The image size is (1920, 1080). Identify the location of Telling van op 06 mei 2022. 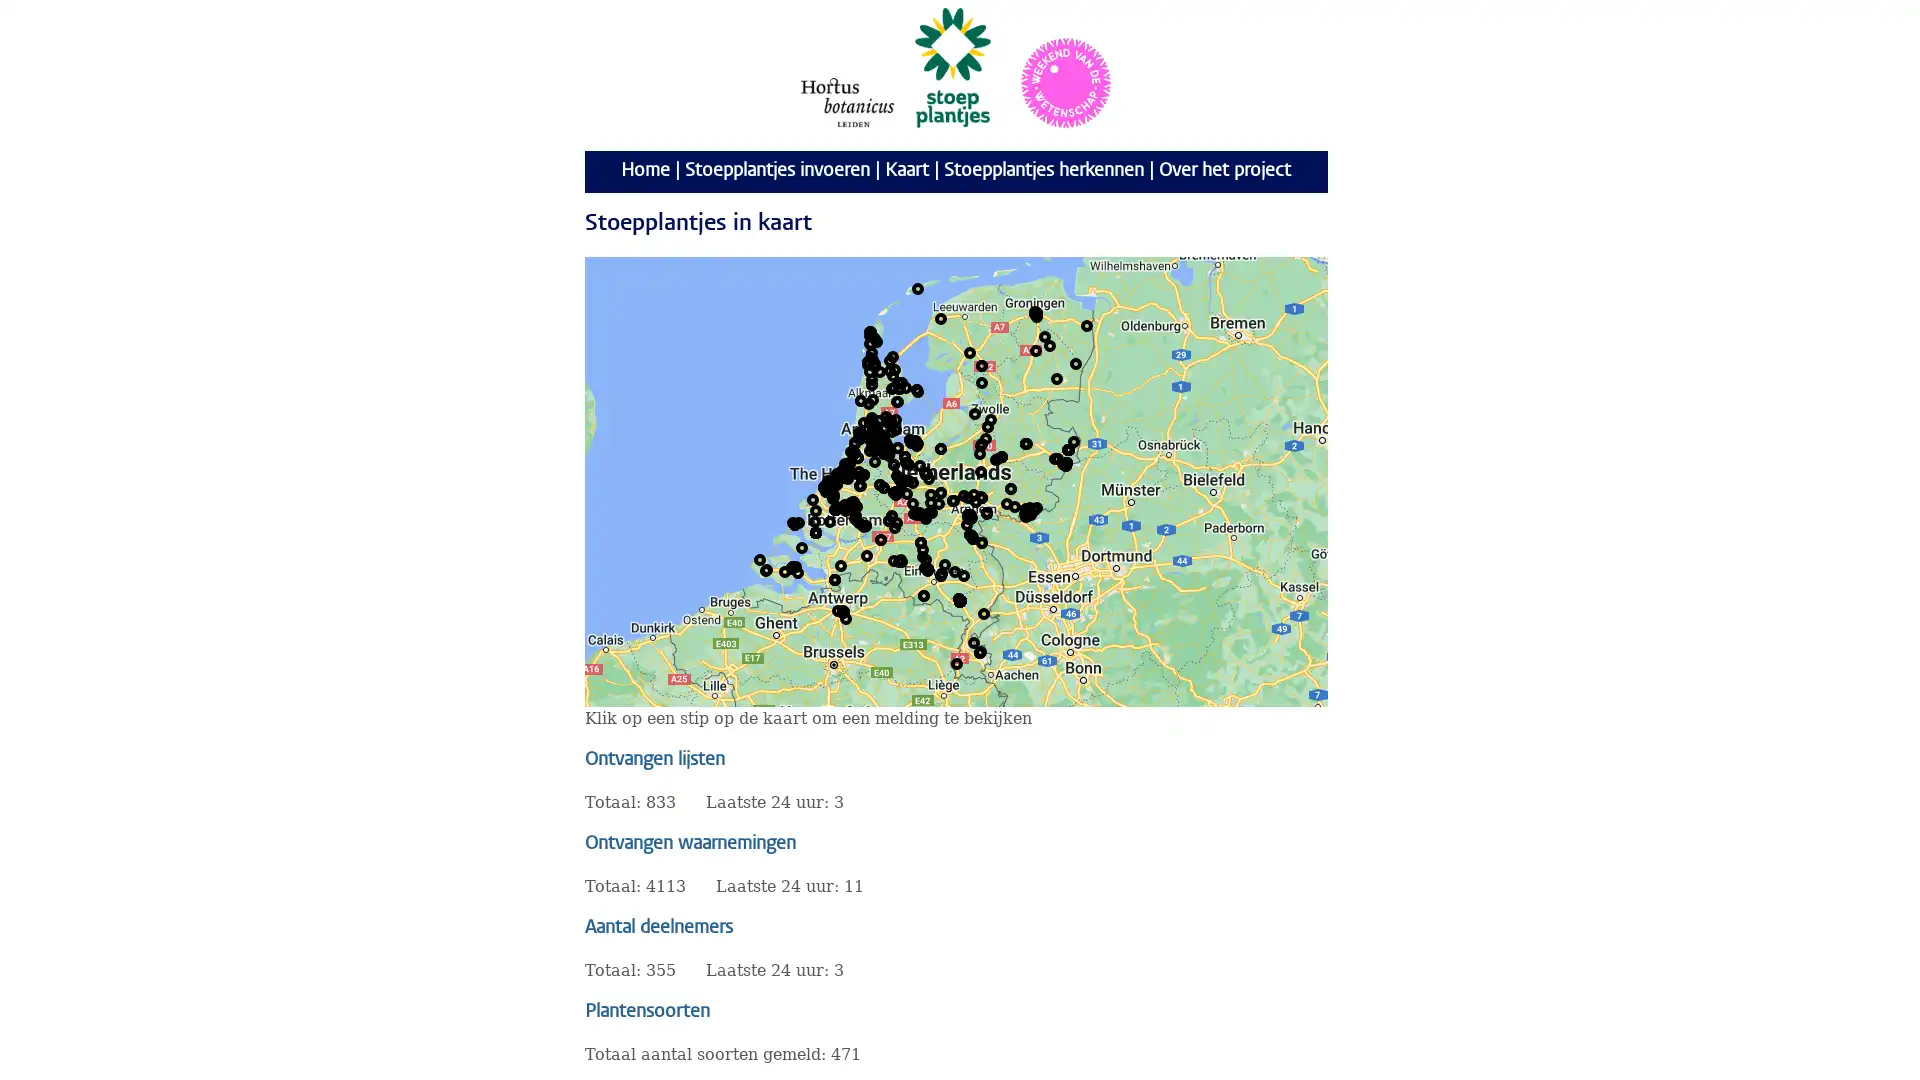
(833, 485).